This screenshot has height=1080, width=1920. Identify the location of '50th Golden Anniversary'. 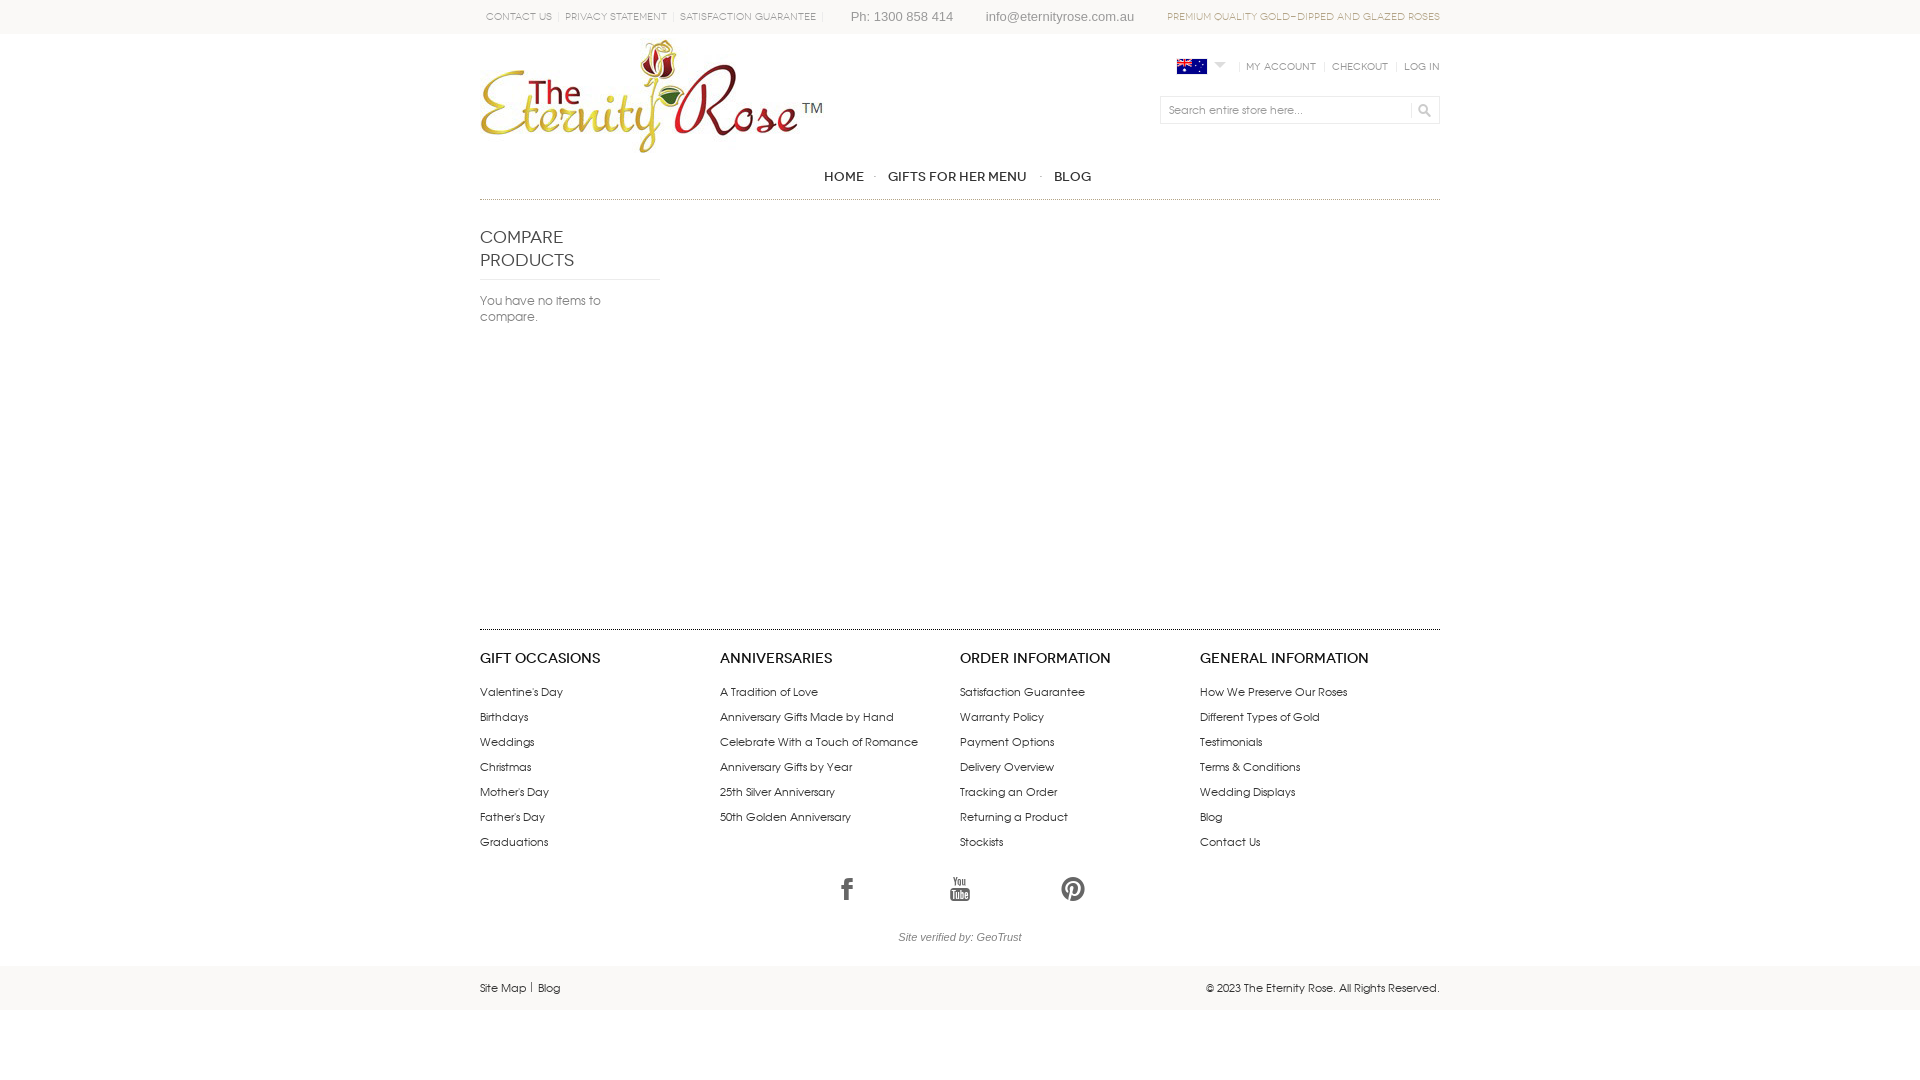
(784, 816).